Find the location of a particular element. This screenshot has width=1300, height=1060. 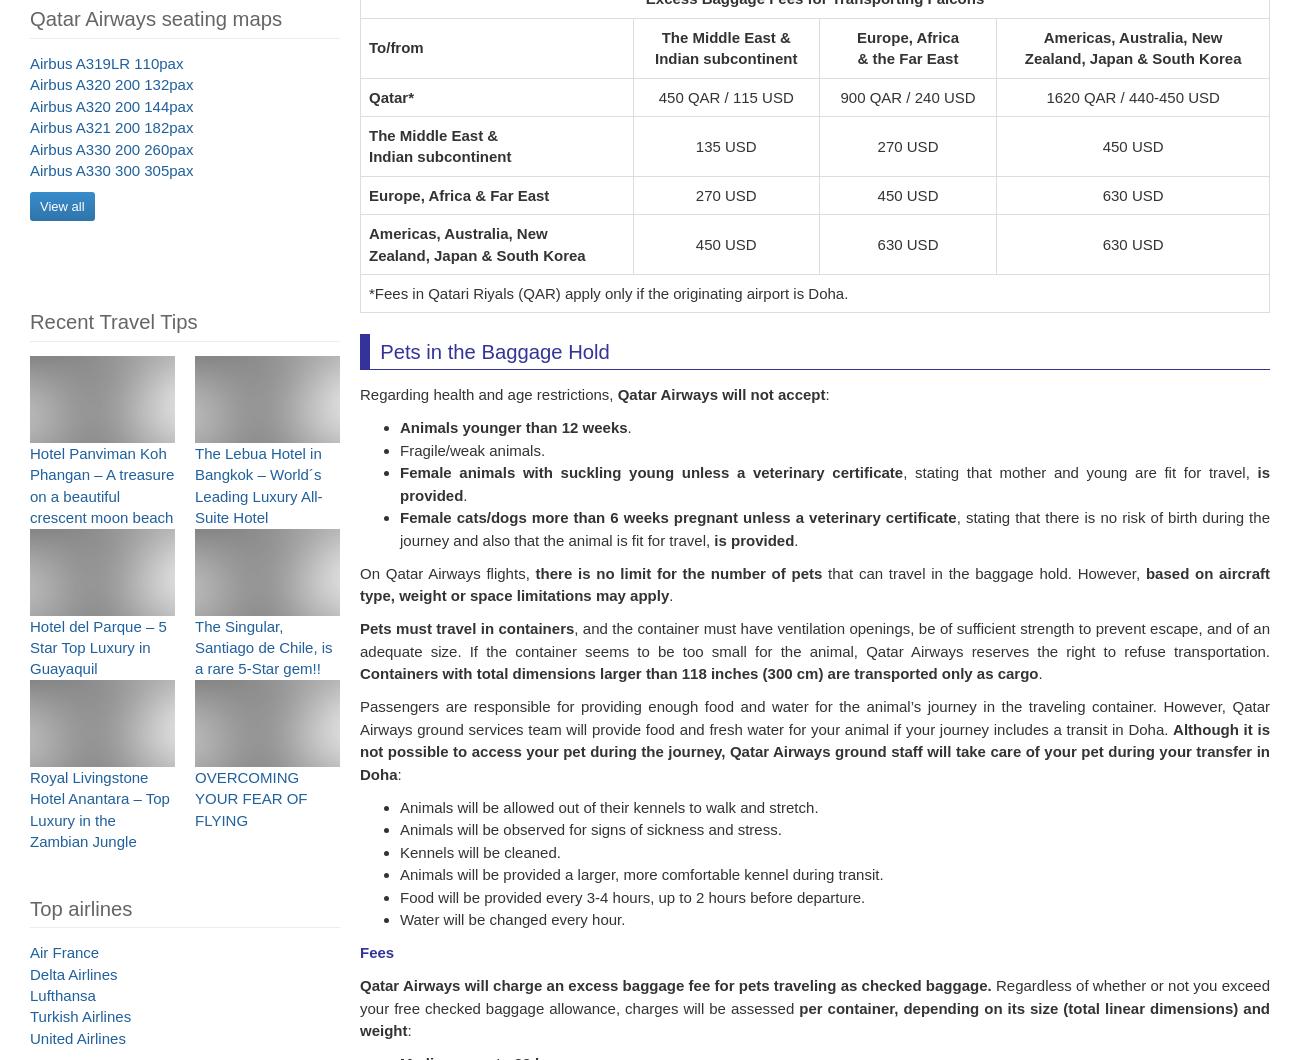

'Containers with total dimensions larger than 118 inches (300 cm) are transported only as cargo' is located at coordinates (698, 684).